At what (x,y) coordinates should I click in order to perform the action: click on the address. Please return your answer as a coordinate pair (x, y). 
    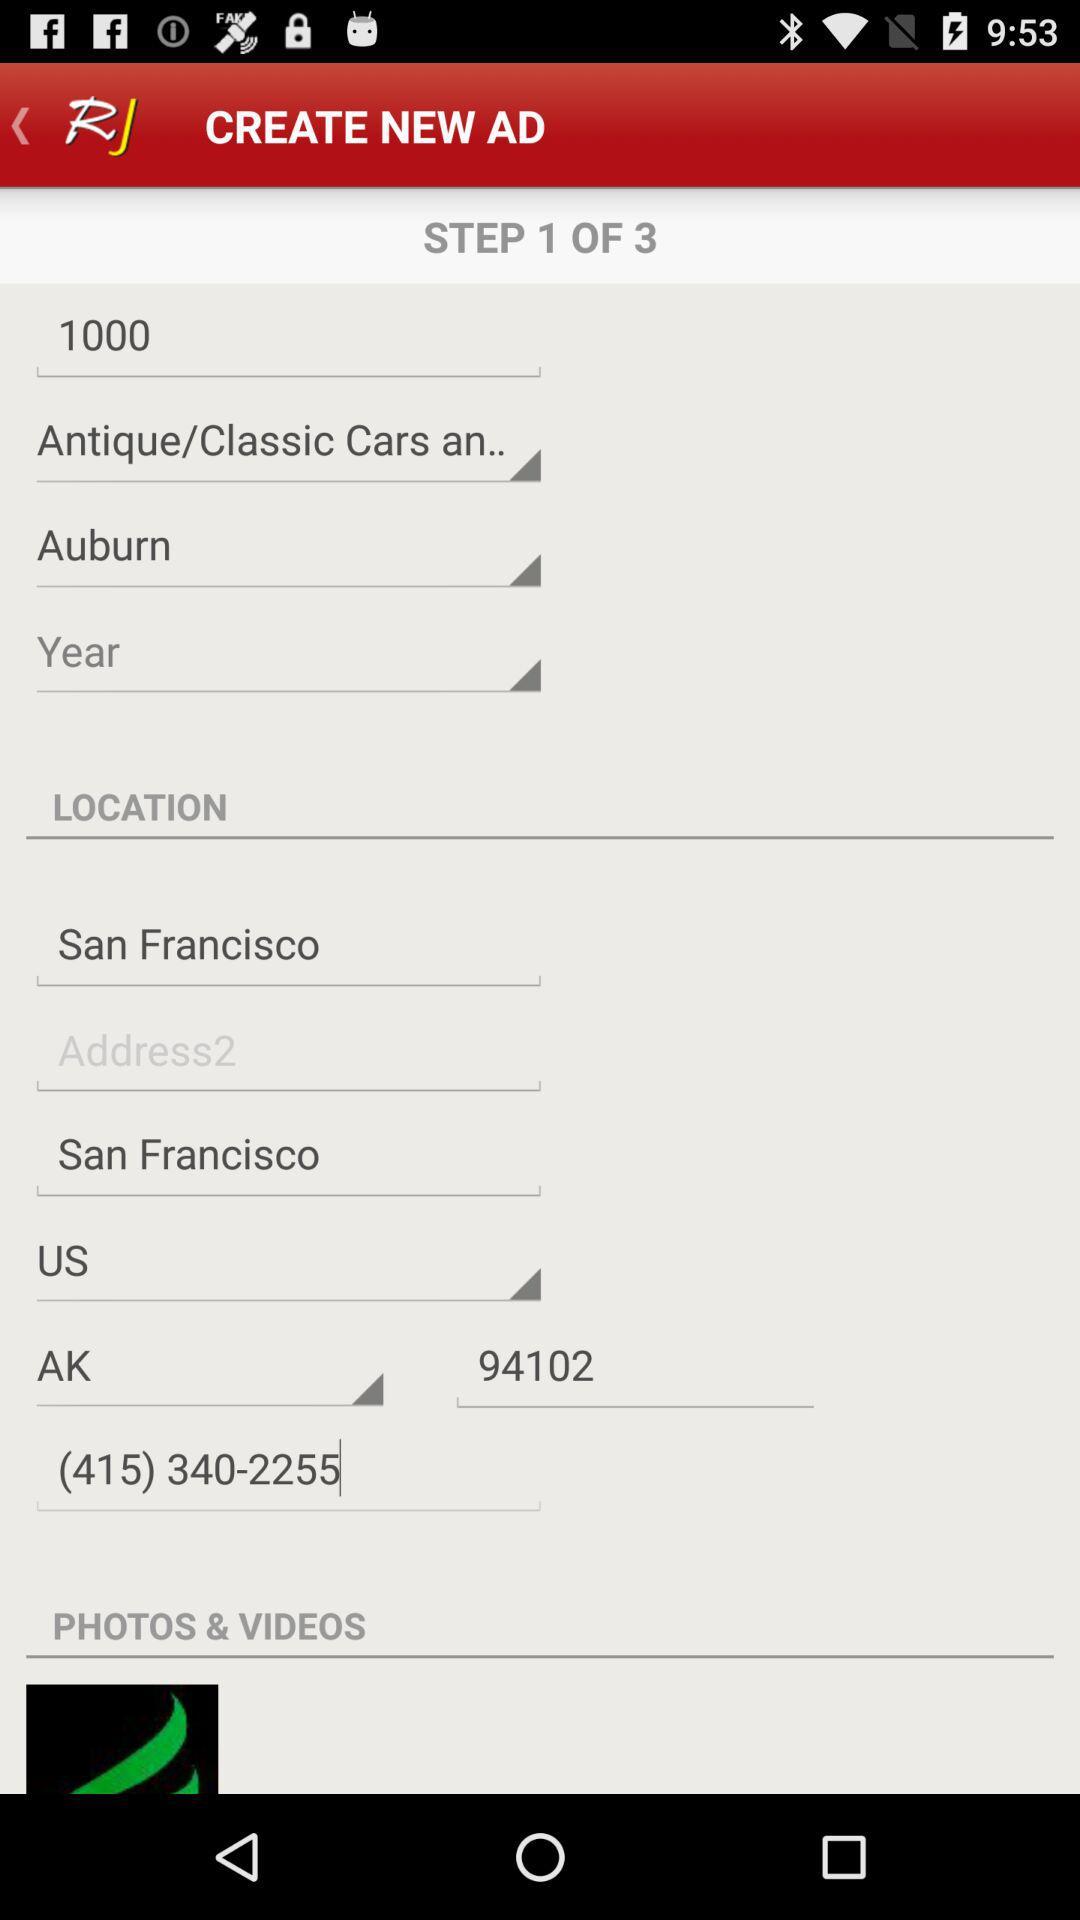
    Looking at the image, I should click on (288, 1048).